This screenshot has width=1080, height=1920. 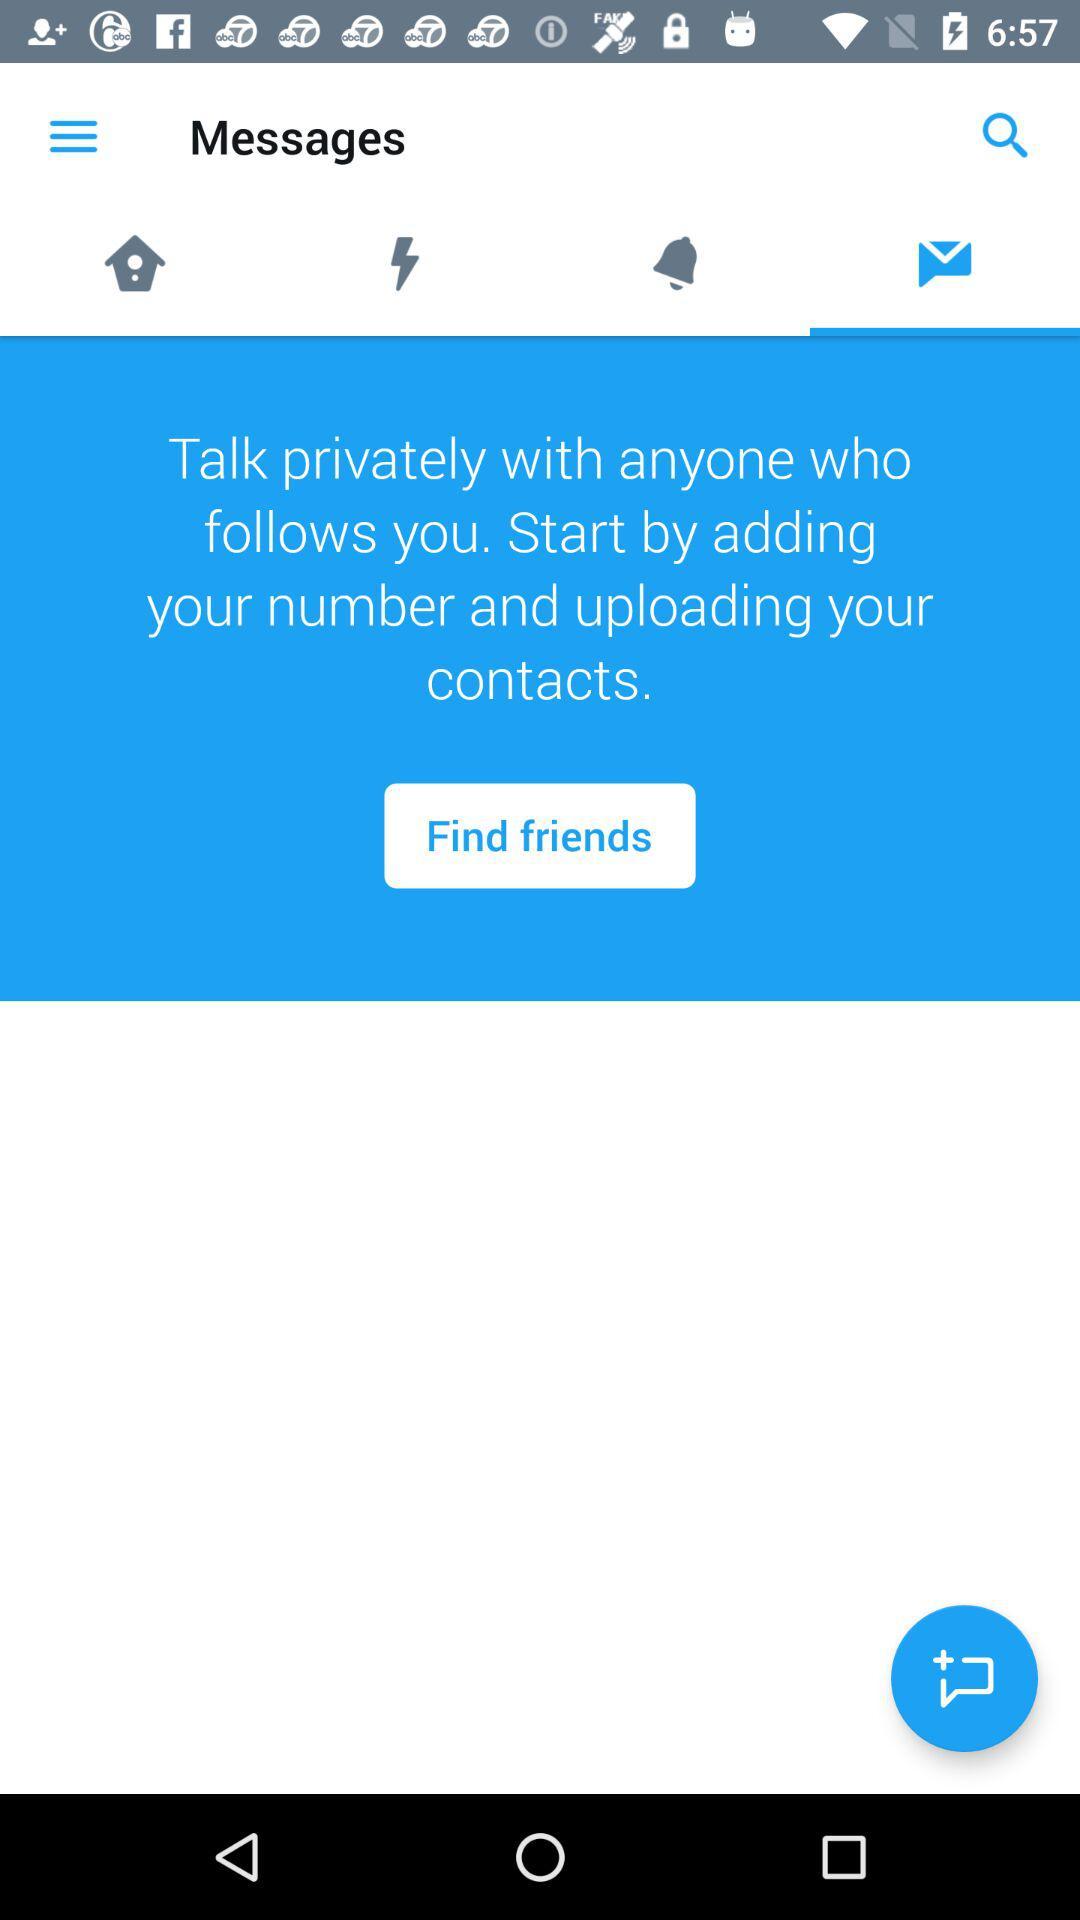 What do you see at coordinates (540, 566) in the screenshot?
I see `the item above the find friends` at bounding box center [540, 566].